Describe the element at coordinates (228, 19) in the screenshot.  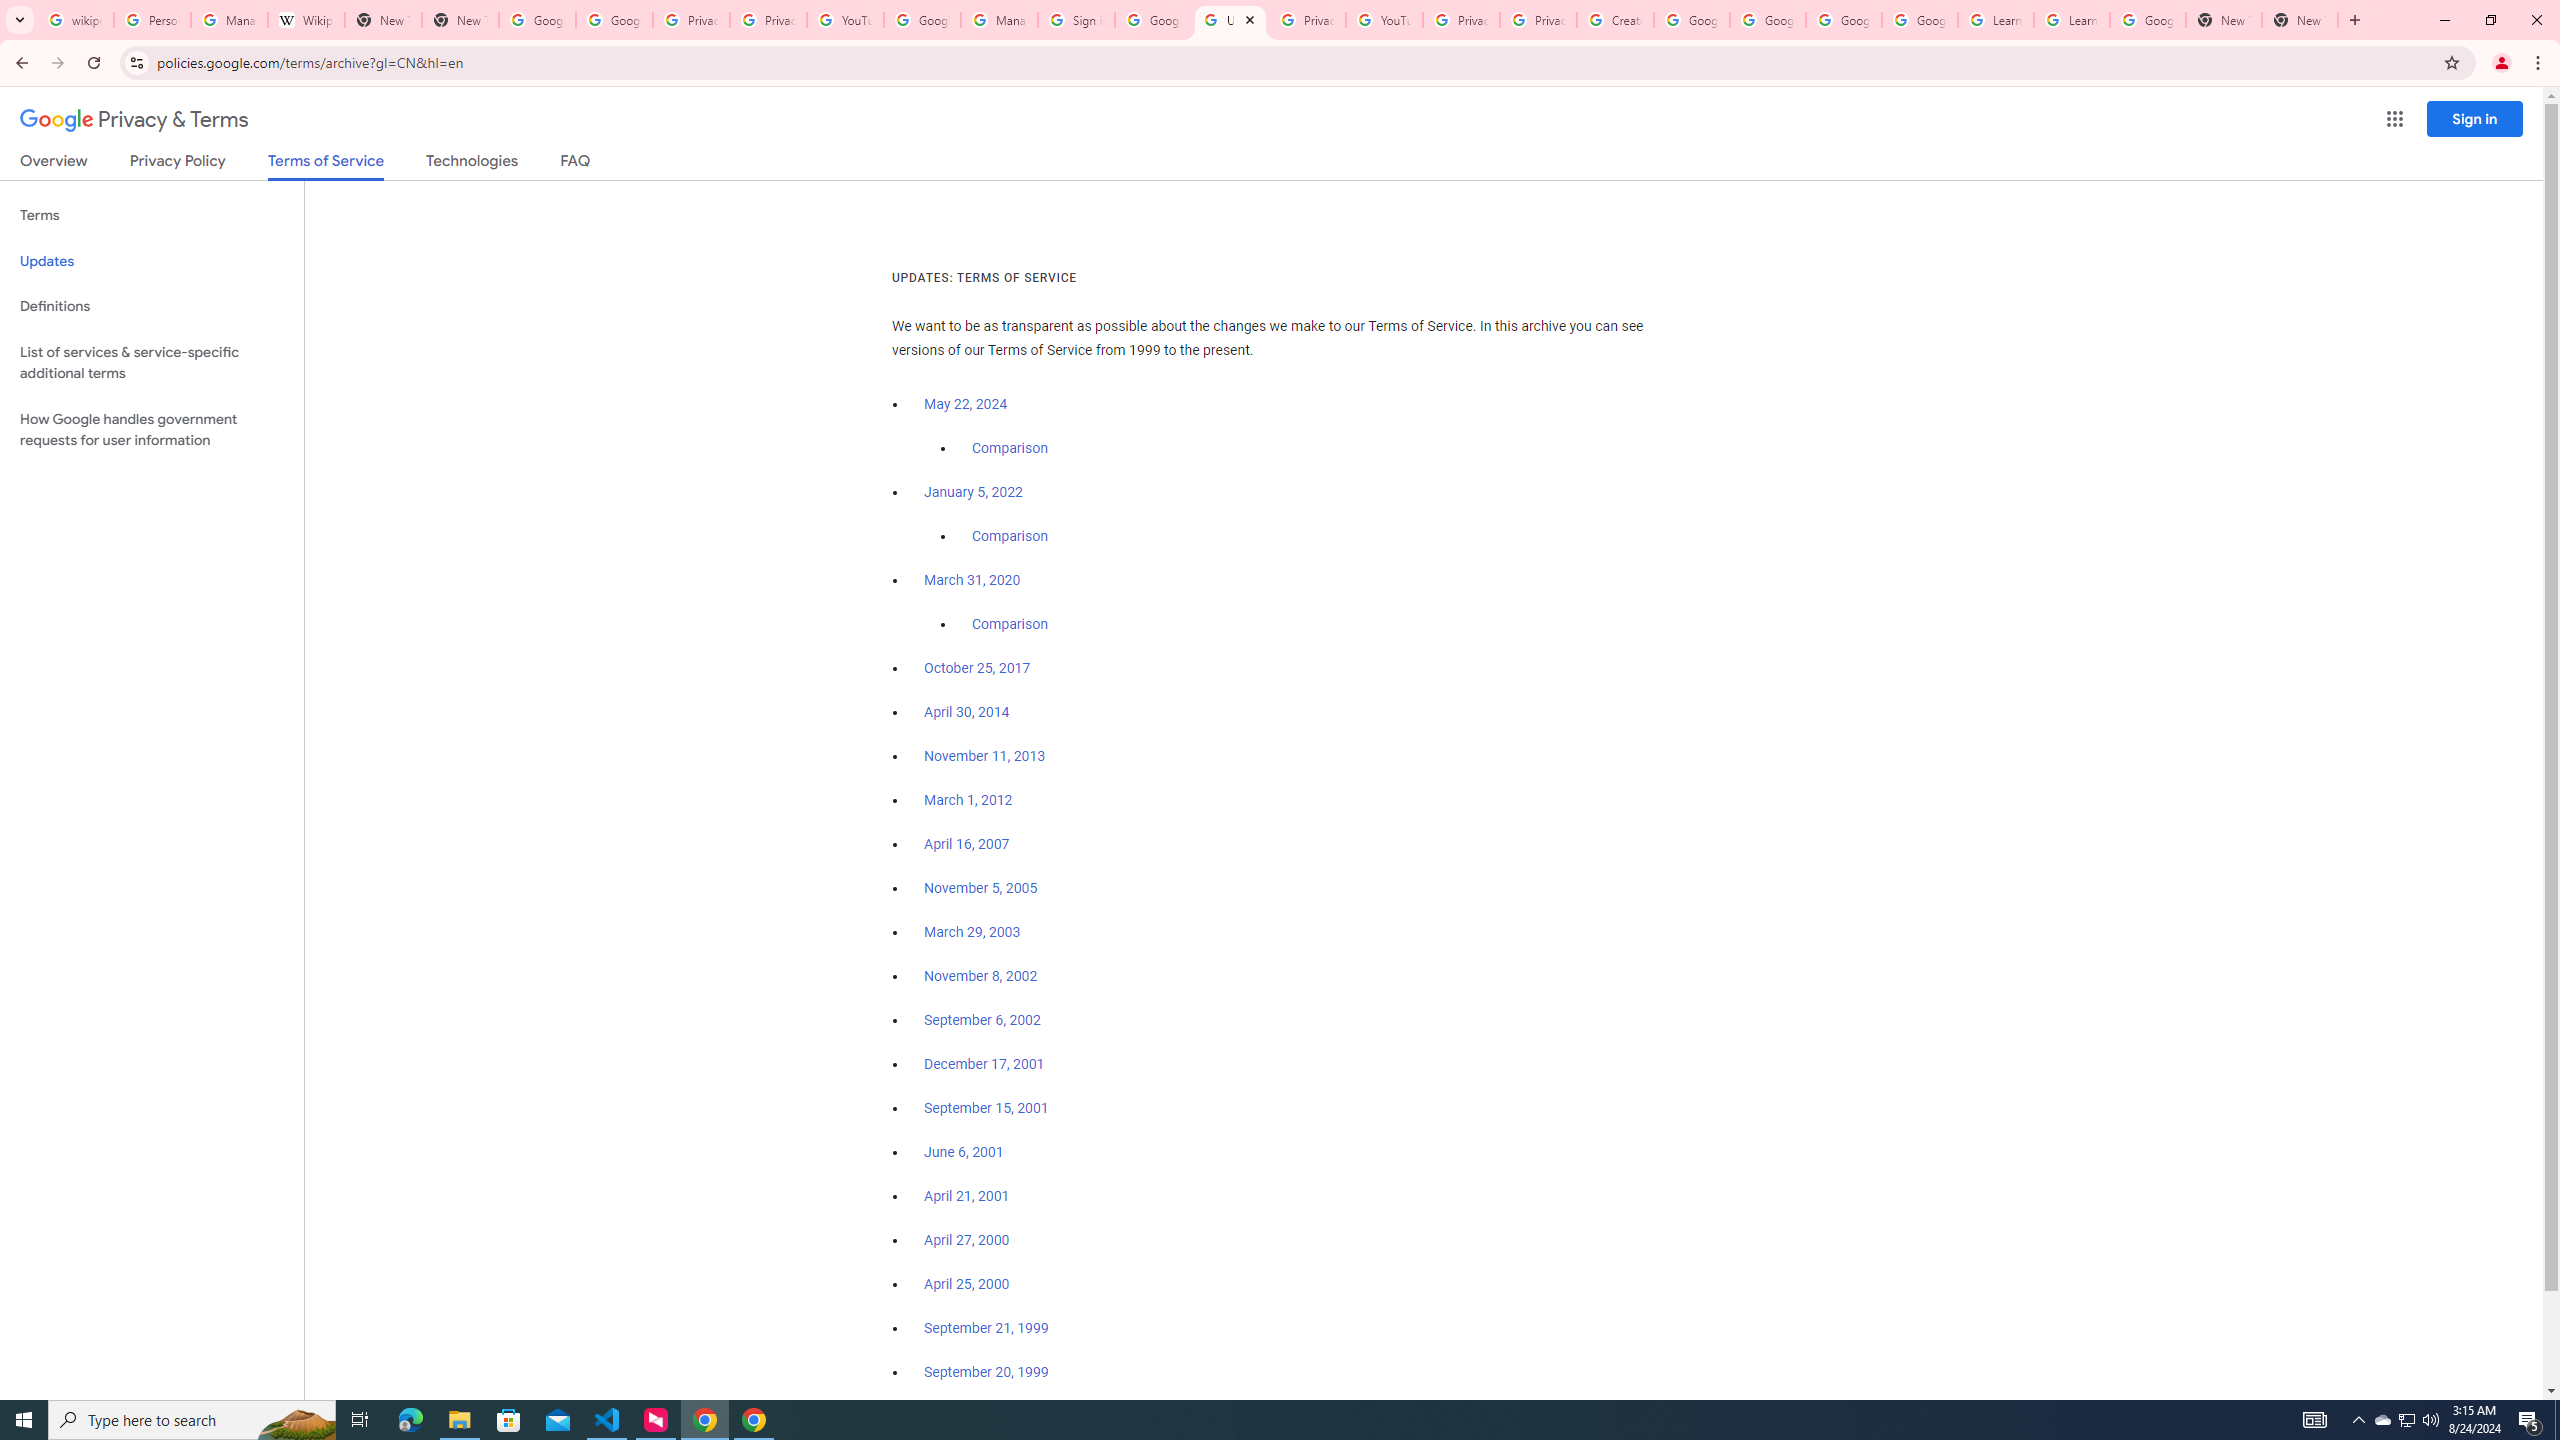
I see `'Manage your Location History - Google Search Help'` at that location.